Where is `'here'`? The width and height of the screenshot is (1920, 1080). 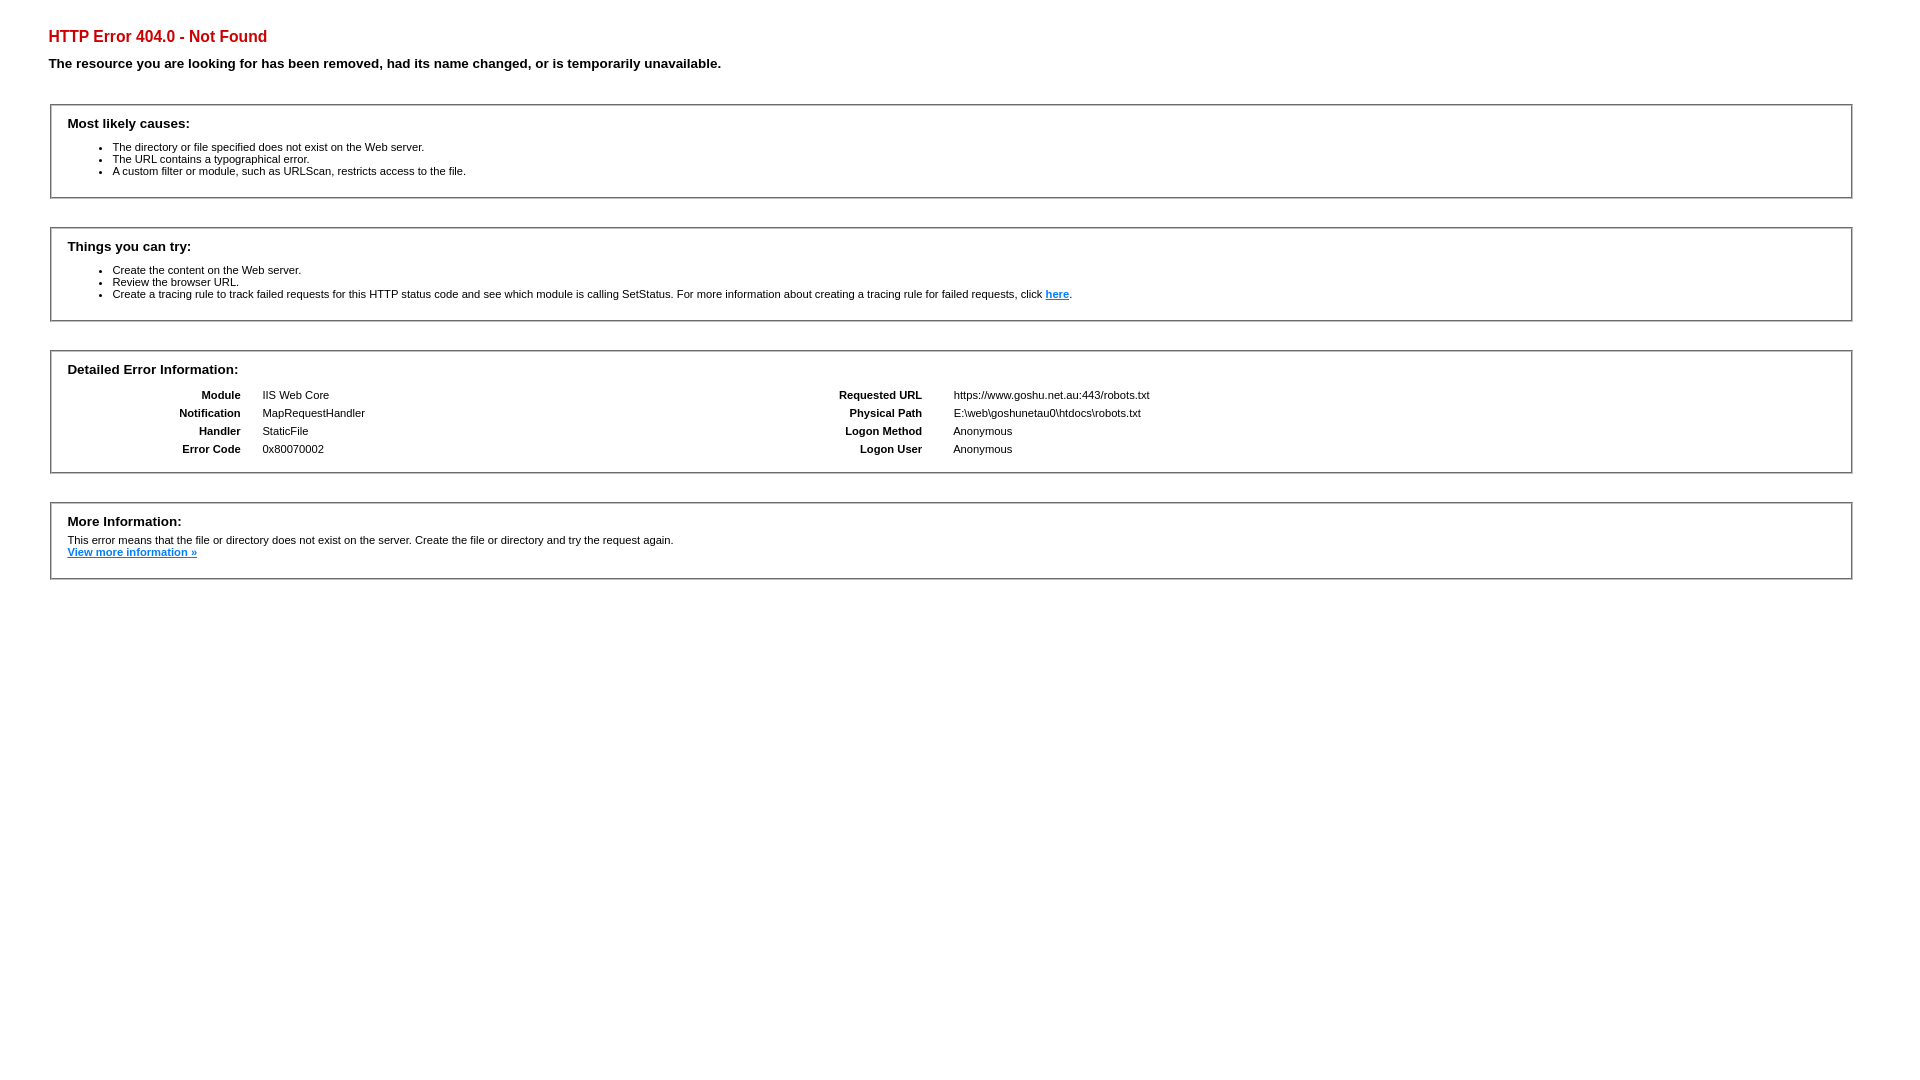 'here' is located at coordinates (1056, 293).